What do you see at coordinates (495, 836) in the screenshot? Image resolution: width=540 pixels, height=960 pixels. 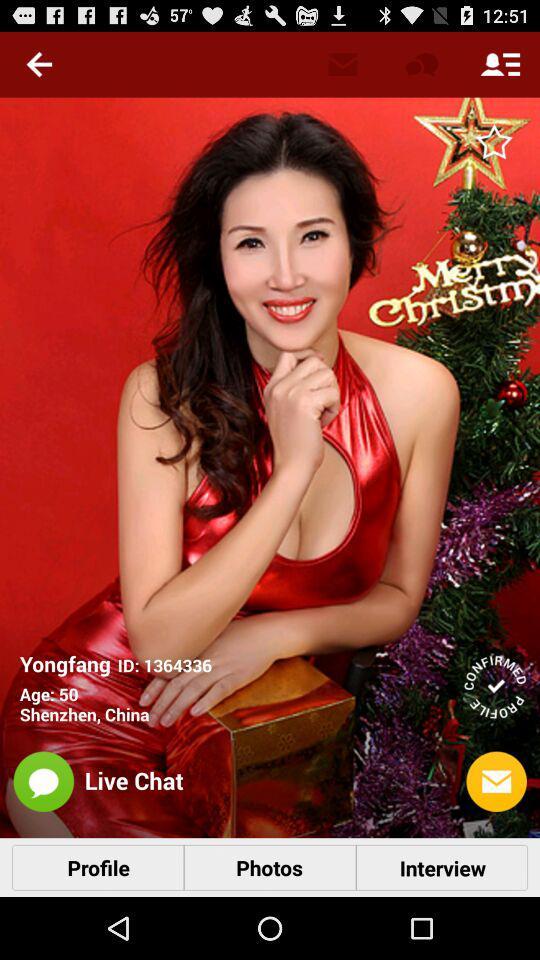 I see `the email icon` at bounding box center [495, 836].